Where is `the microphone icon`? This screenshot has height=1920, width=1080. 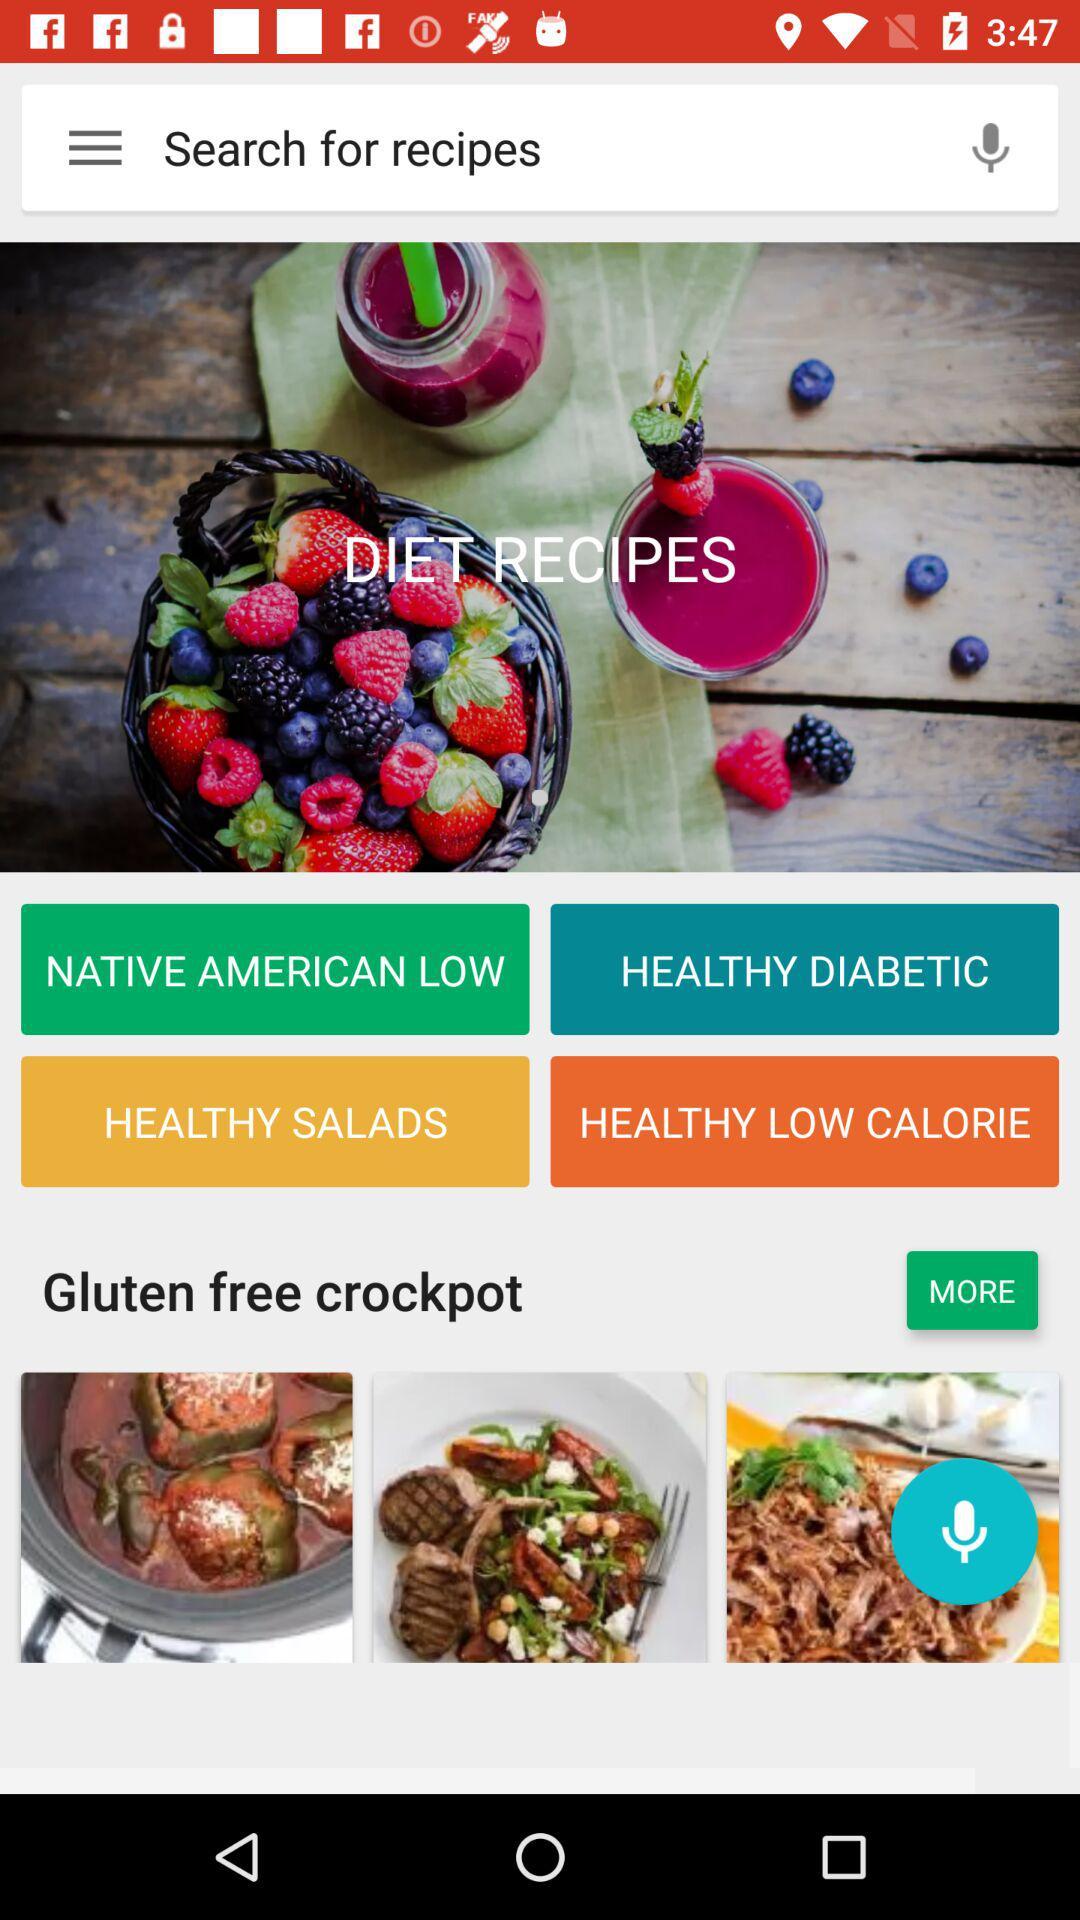 the microphone icon is located at coordinates (990, 146).